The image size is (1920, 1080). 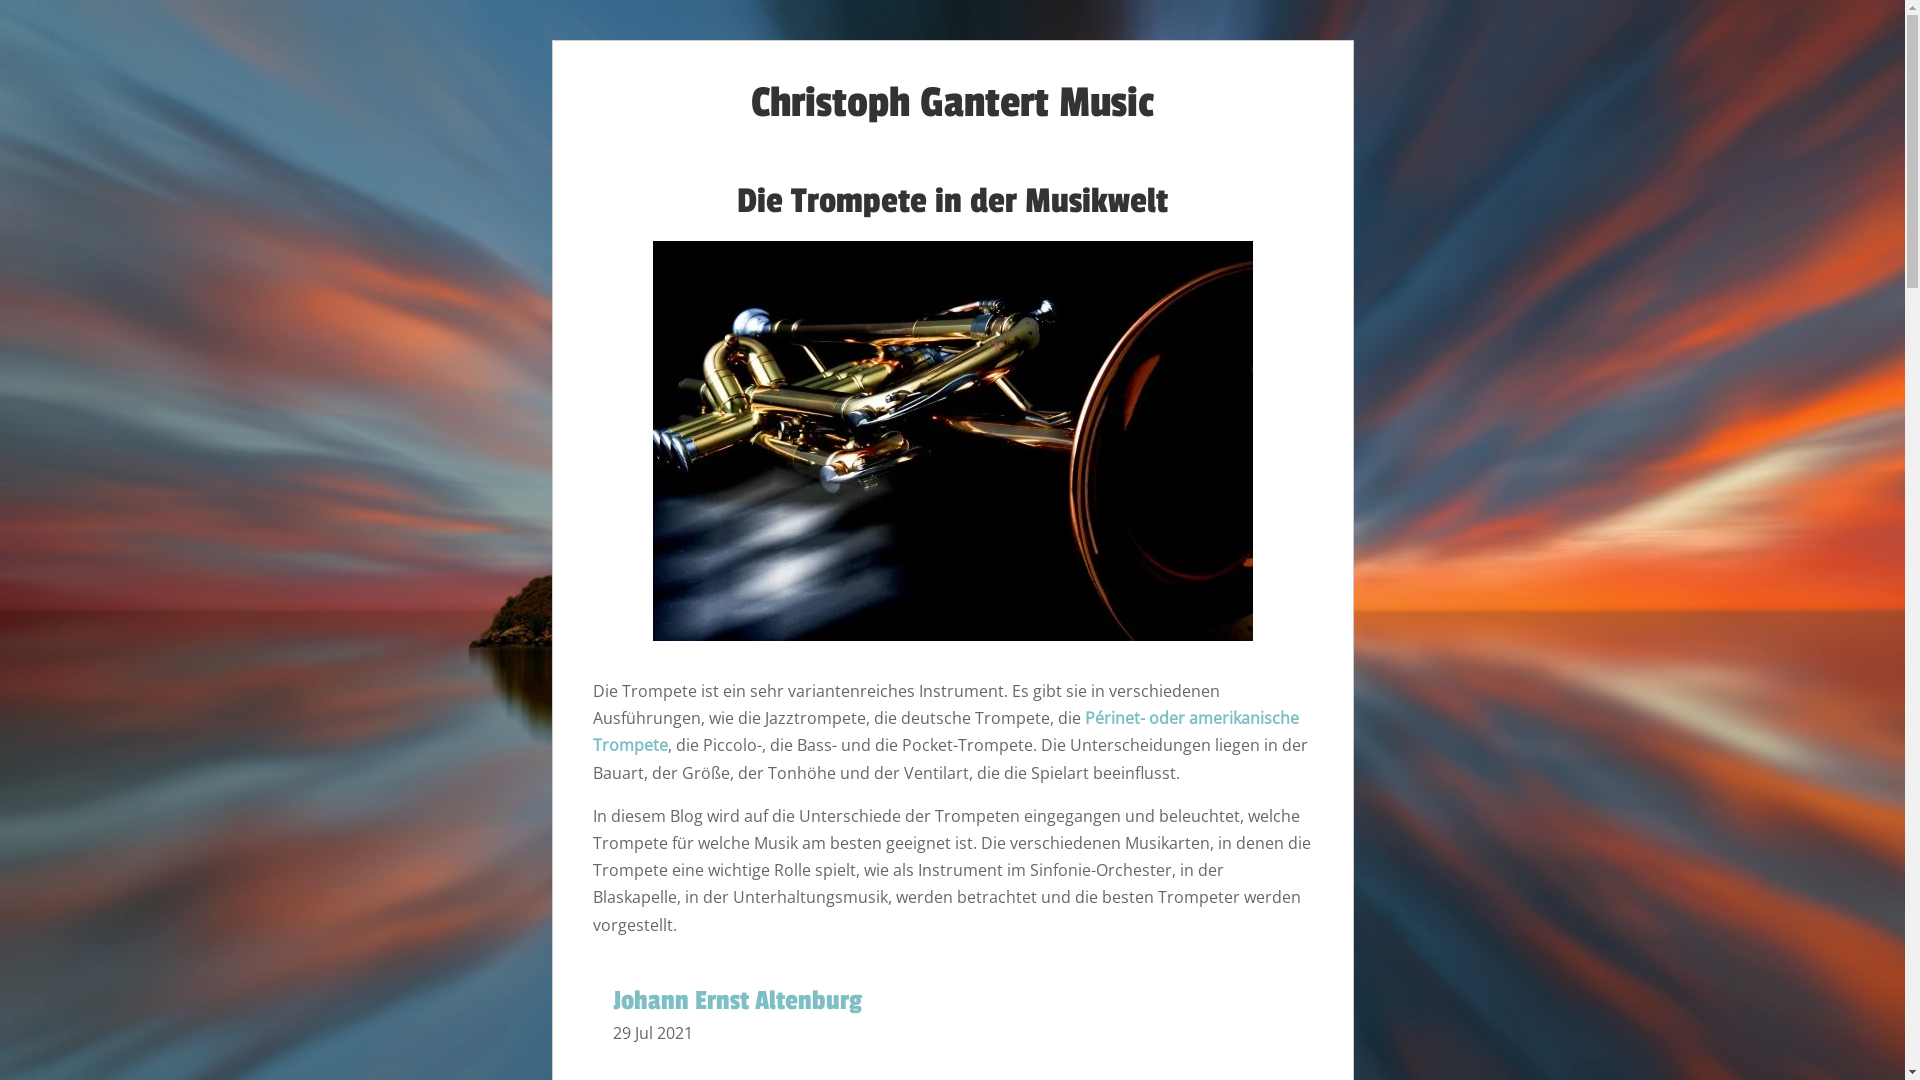 What do you see at coordinates (610, 1001) in the screenshot?
I see `'Johann Ernst Altenburg'` at bounding box center [610, 1001].